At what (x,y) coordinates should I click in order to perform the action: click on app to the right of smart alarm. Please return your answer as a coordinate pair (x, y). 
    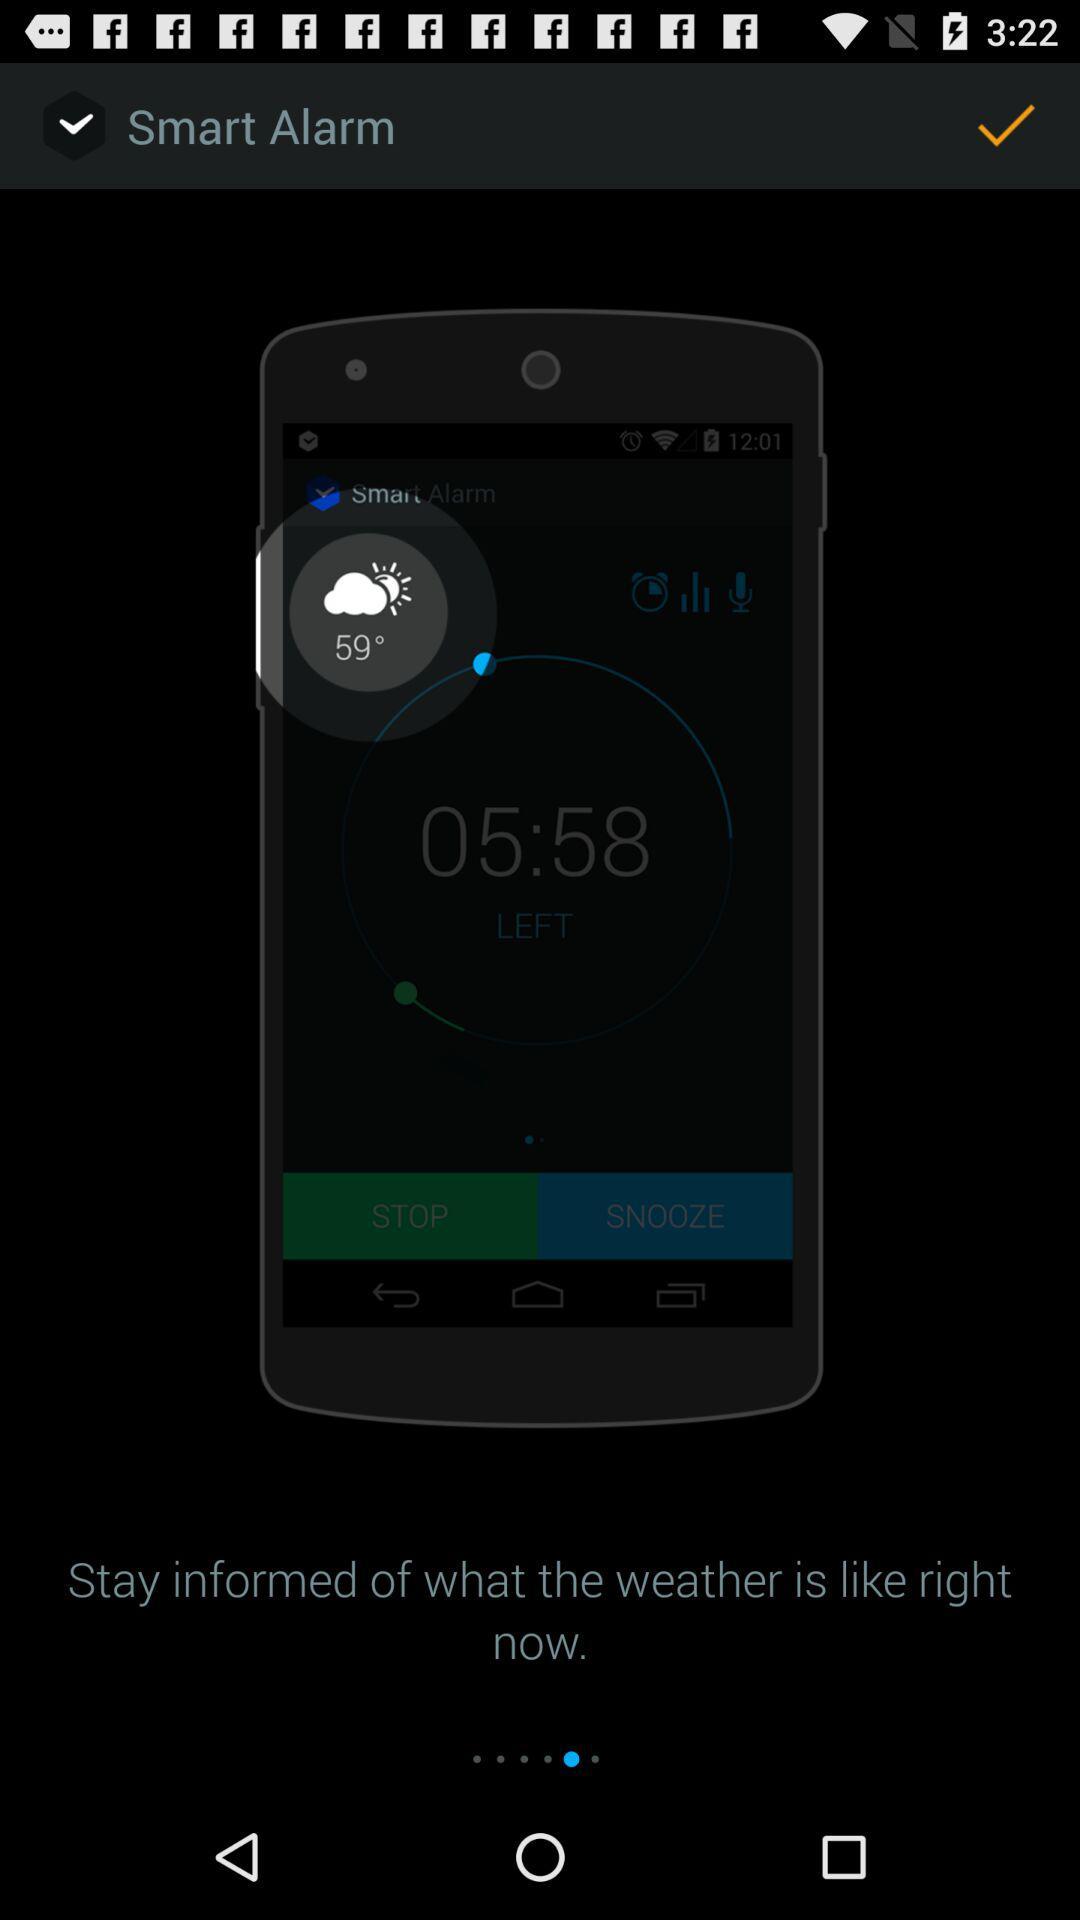
    Looking at the image, I should click on (1006, 124).